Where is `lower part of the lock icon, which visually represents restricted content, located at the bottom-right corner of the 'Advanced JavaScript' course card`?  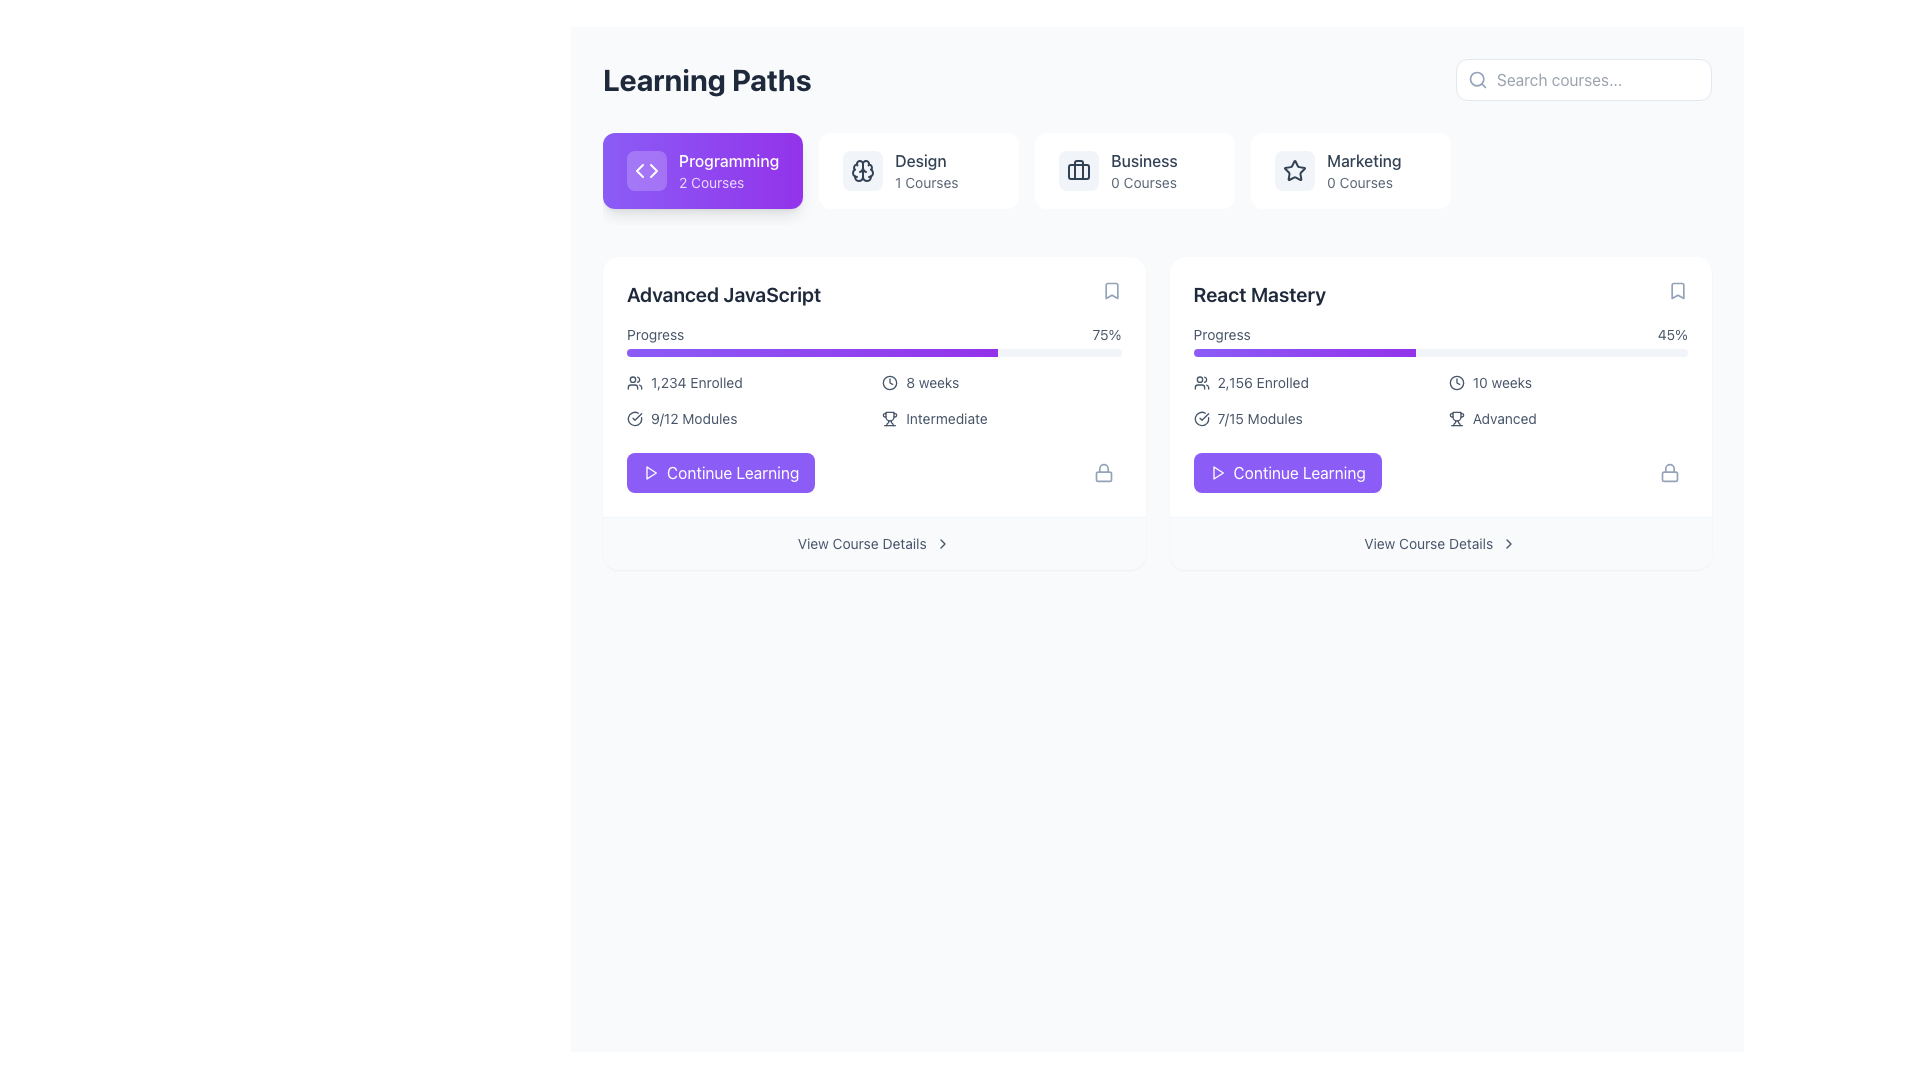
lower part of the lock icon, which visually represents restricted content, located at the bottom-right corner of the 'Advanced JavaScript' course card is located at coordinates (1102, 476).